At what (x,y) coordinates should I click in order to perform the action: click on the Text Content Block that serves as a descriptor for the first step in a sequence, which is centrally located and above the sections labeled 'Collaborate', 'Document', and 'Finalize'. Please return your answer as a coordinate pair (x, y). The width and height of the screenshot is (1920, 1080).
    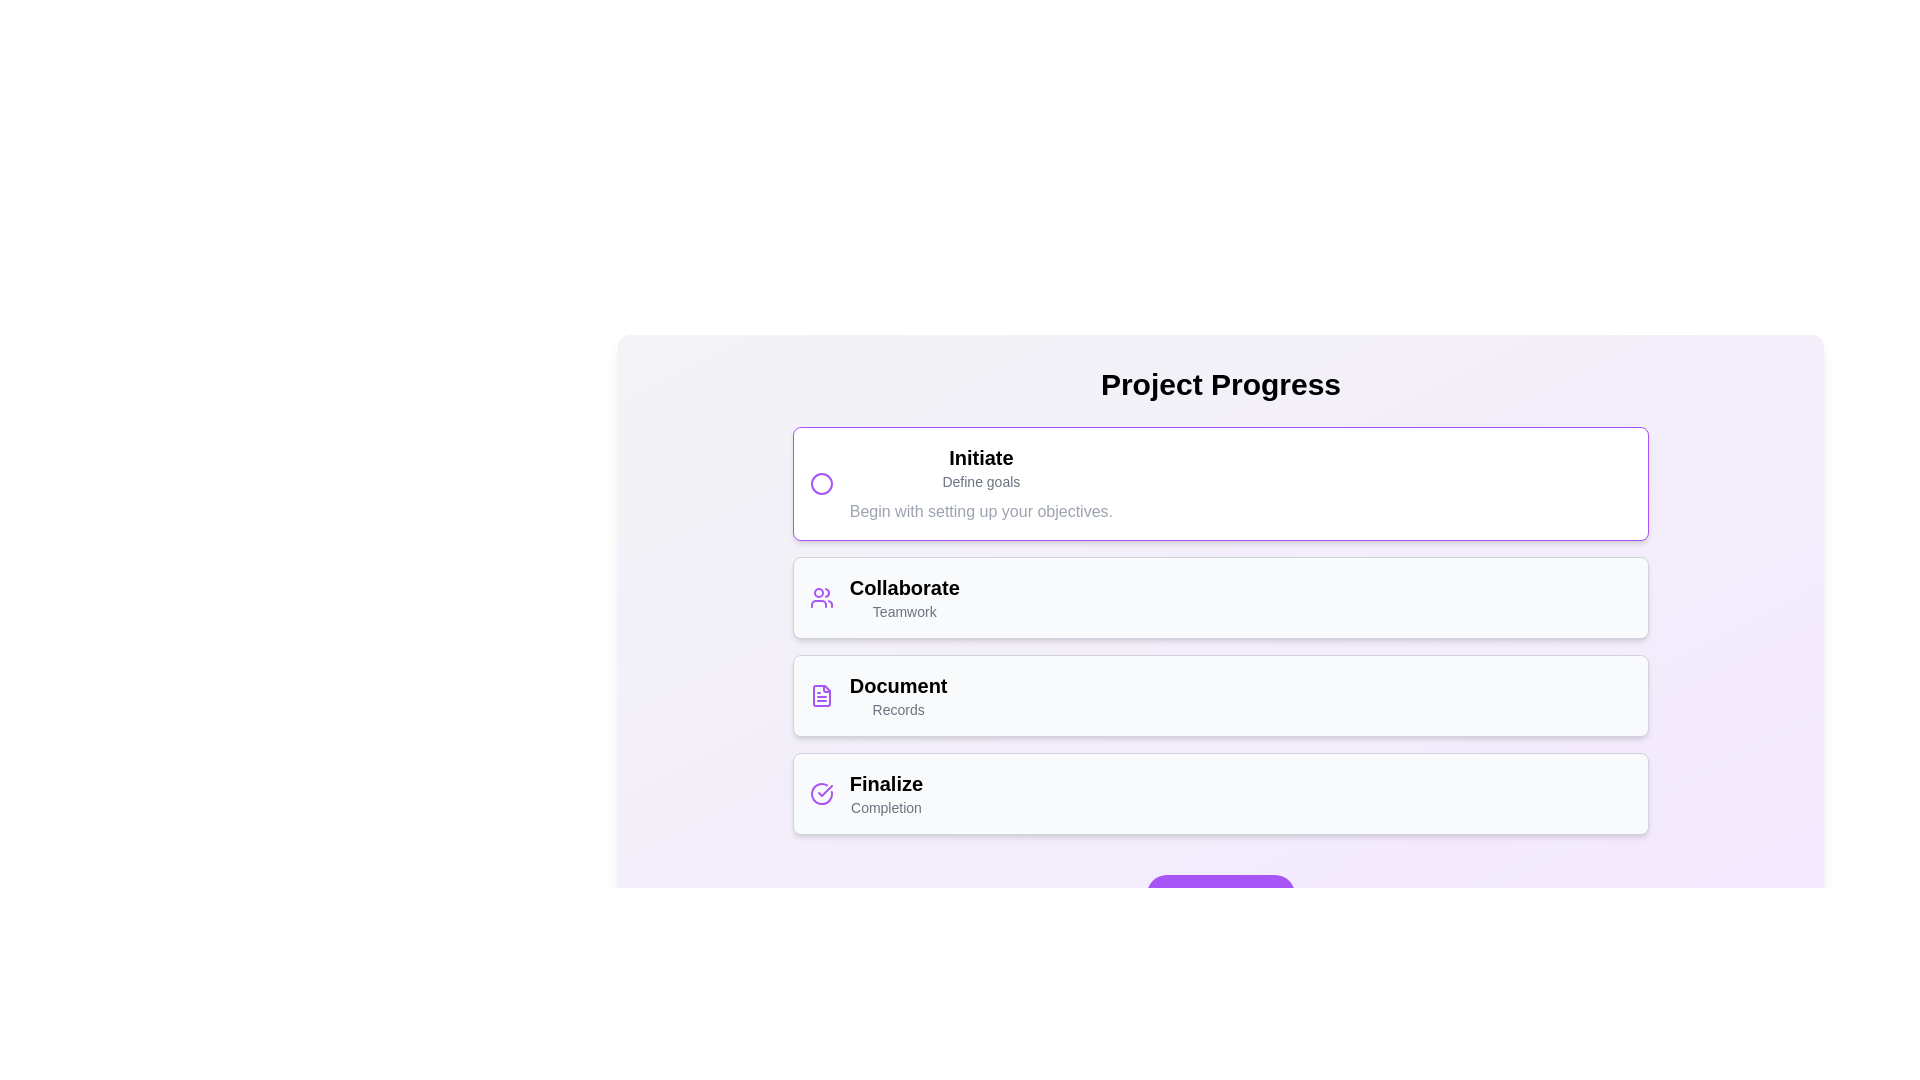
    Looking at the image, I should click on (981, 483).